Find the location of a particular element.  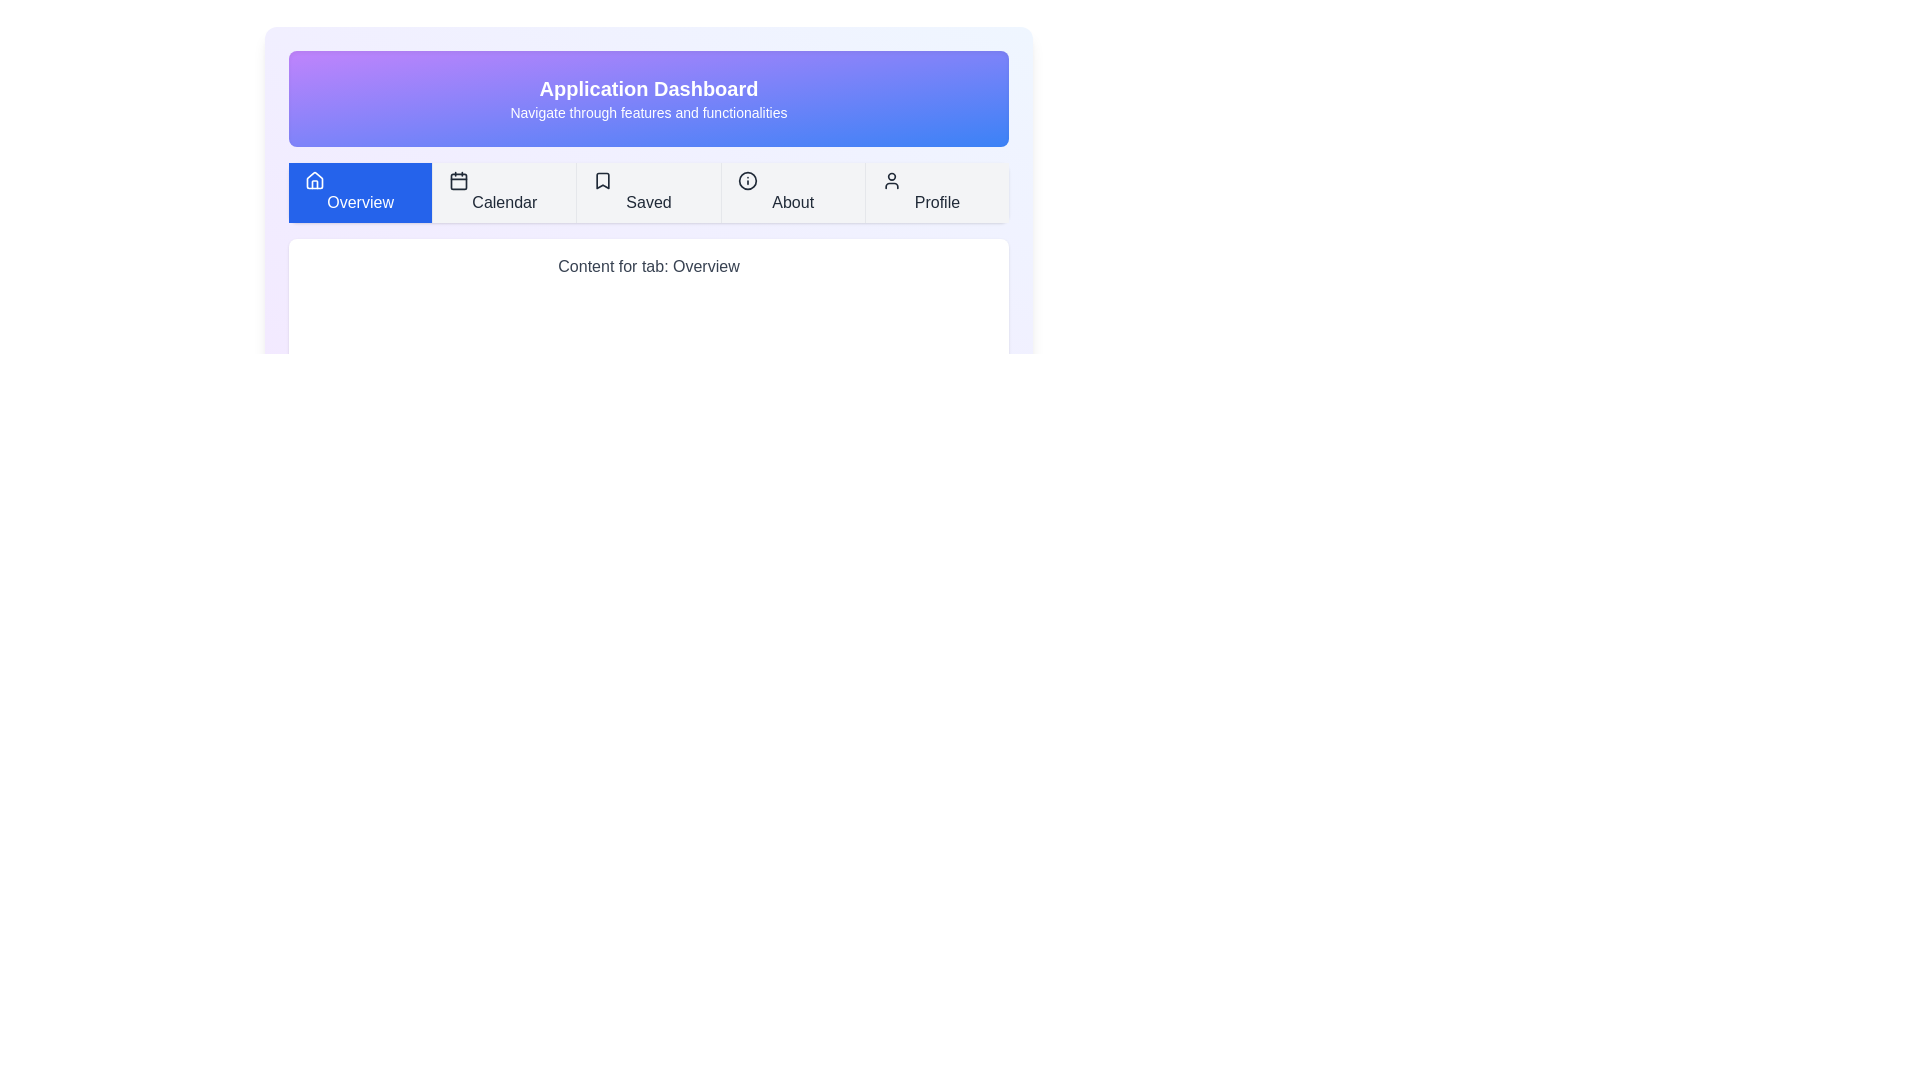

the SVG calendar icon located in the 'Calendar' tab of the top navigation bar, positioned to the right of the 'Overview' tab is located at coordinates (458, 181).